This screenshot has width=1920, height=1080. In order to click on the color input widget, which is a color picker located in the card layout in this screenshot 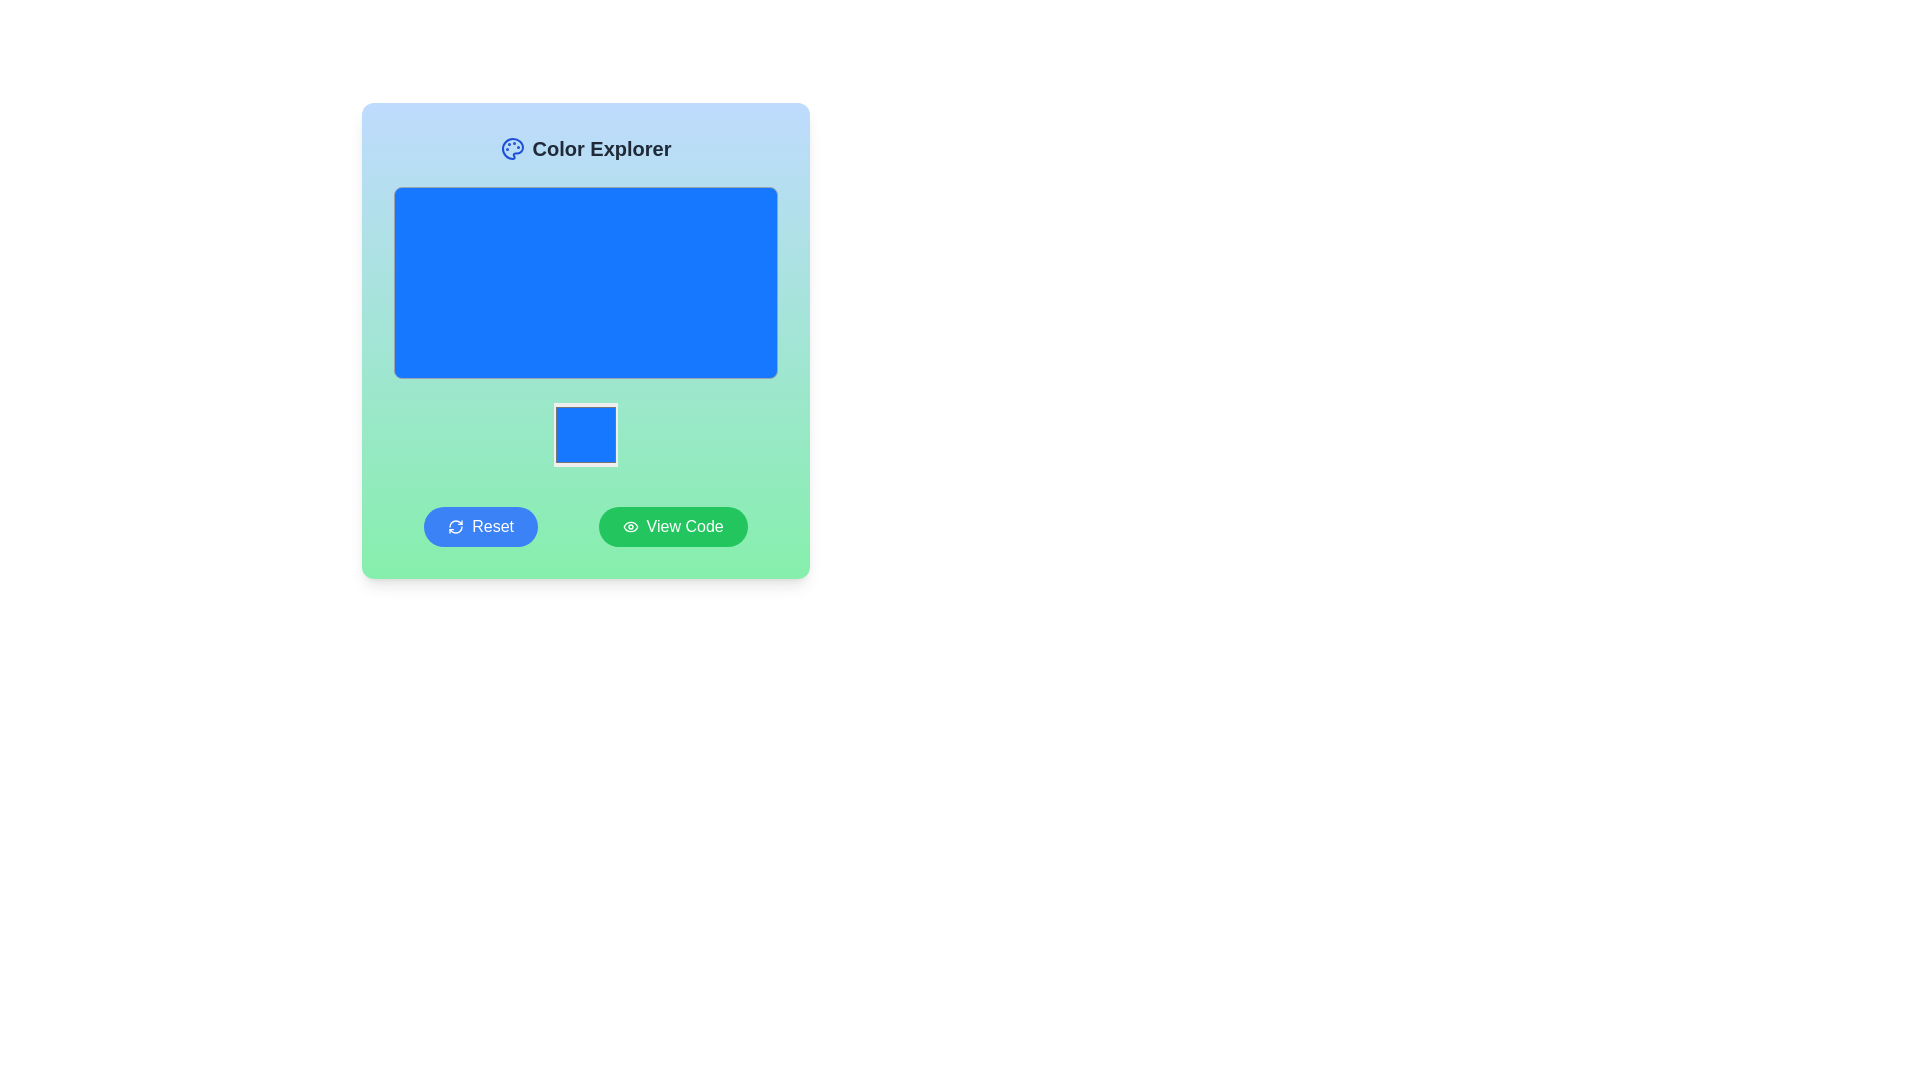, I will do `click(584, 434)`.